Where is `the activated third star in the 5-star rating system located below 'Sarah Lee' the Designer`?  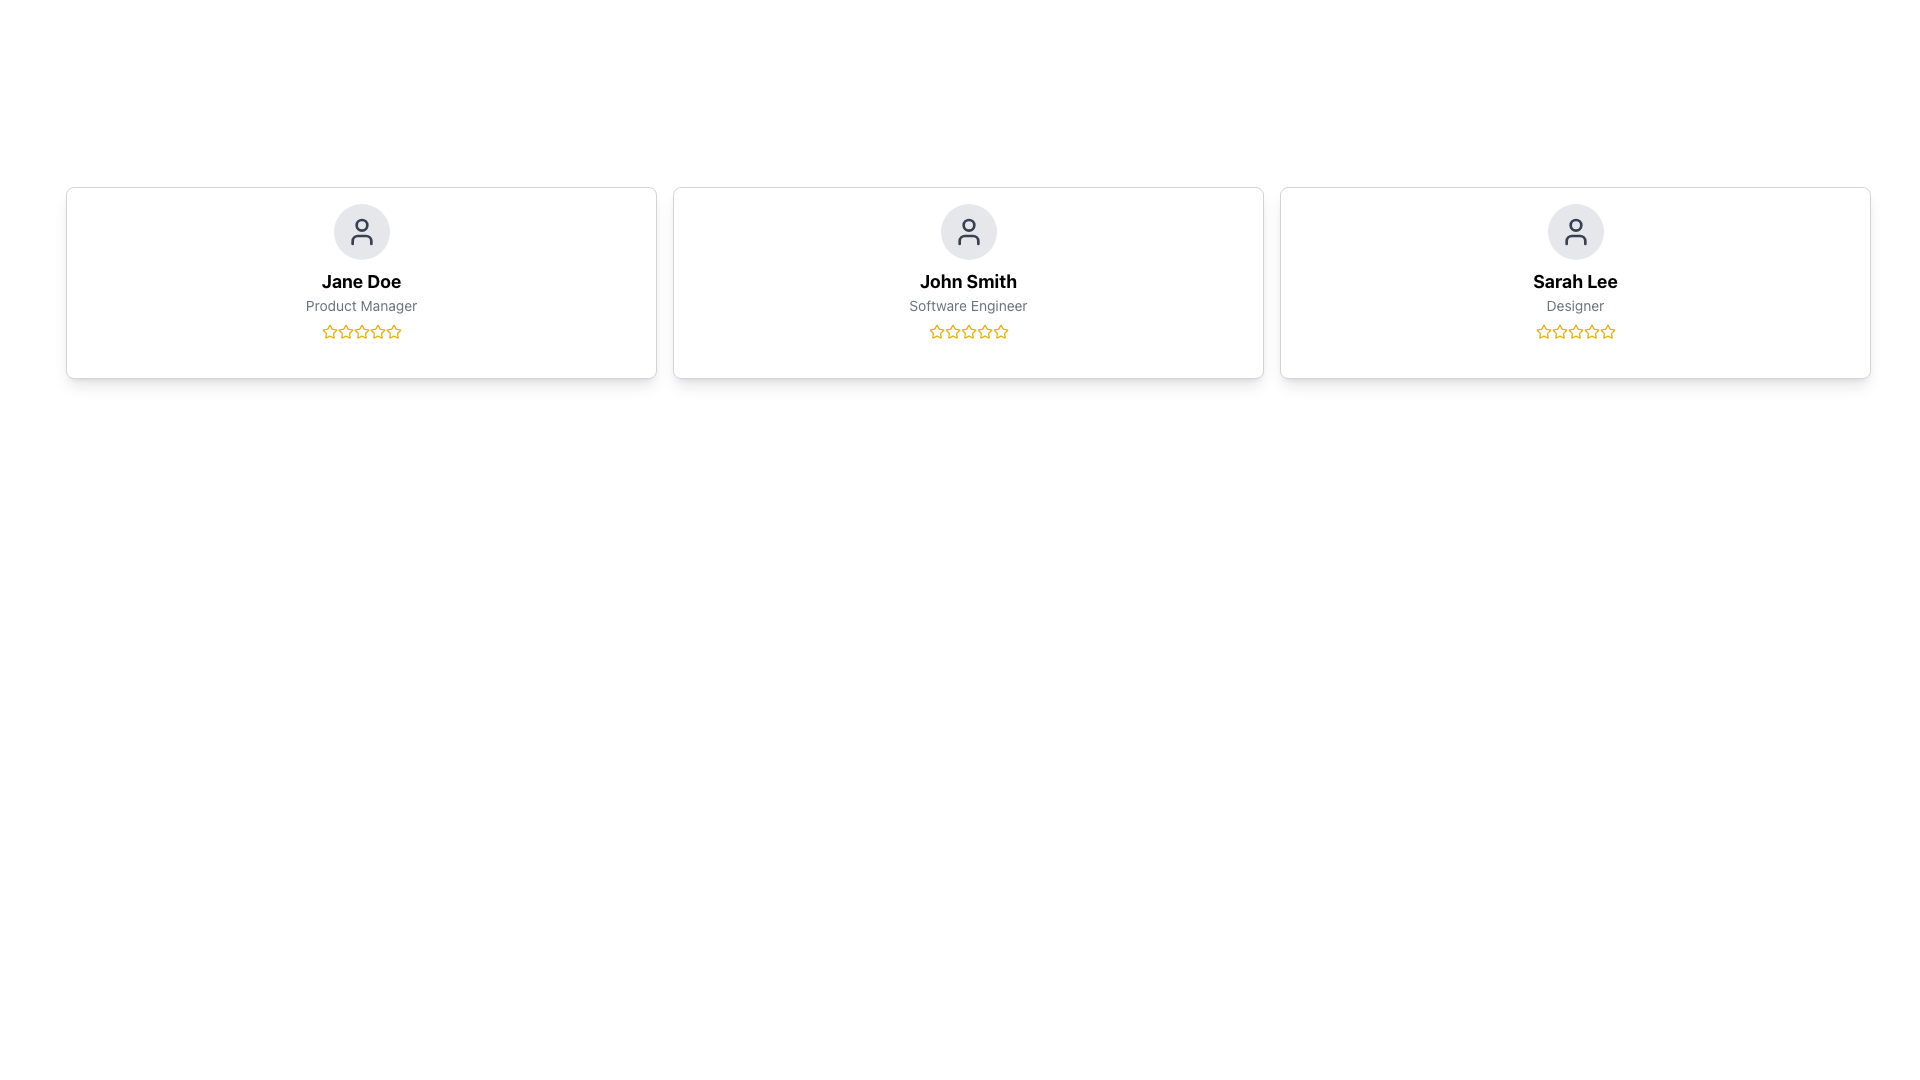
the activated third star in the 5-star rating system located below 'Sarah Lee' the Designer is located at coordinates (1558, 330).